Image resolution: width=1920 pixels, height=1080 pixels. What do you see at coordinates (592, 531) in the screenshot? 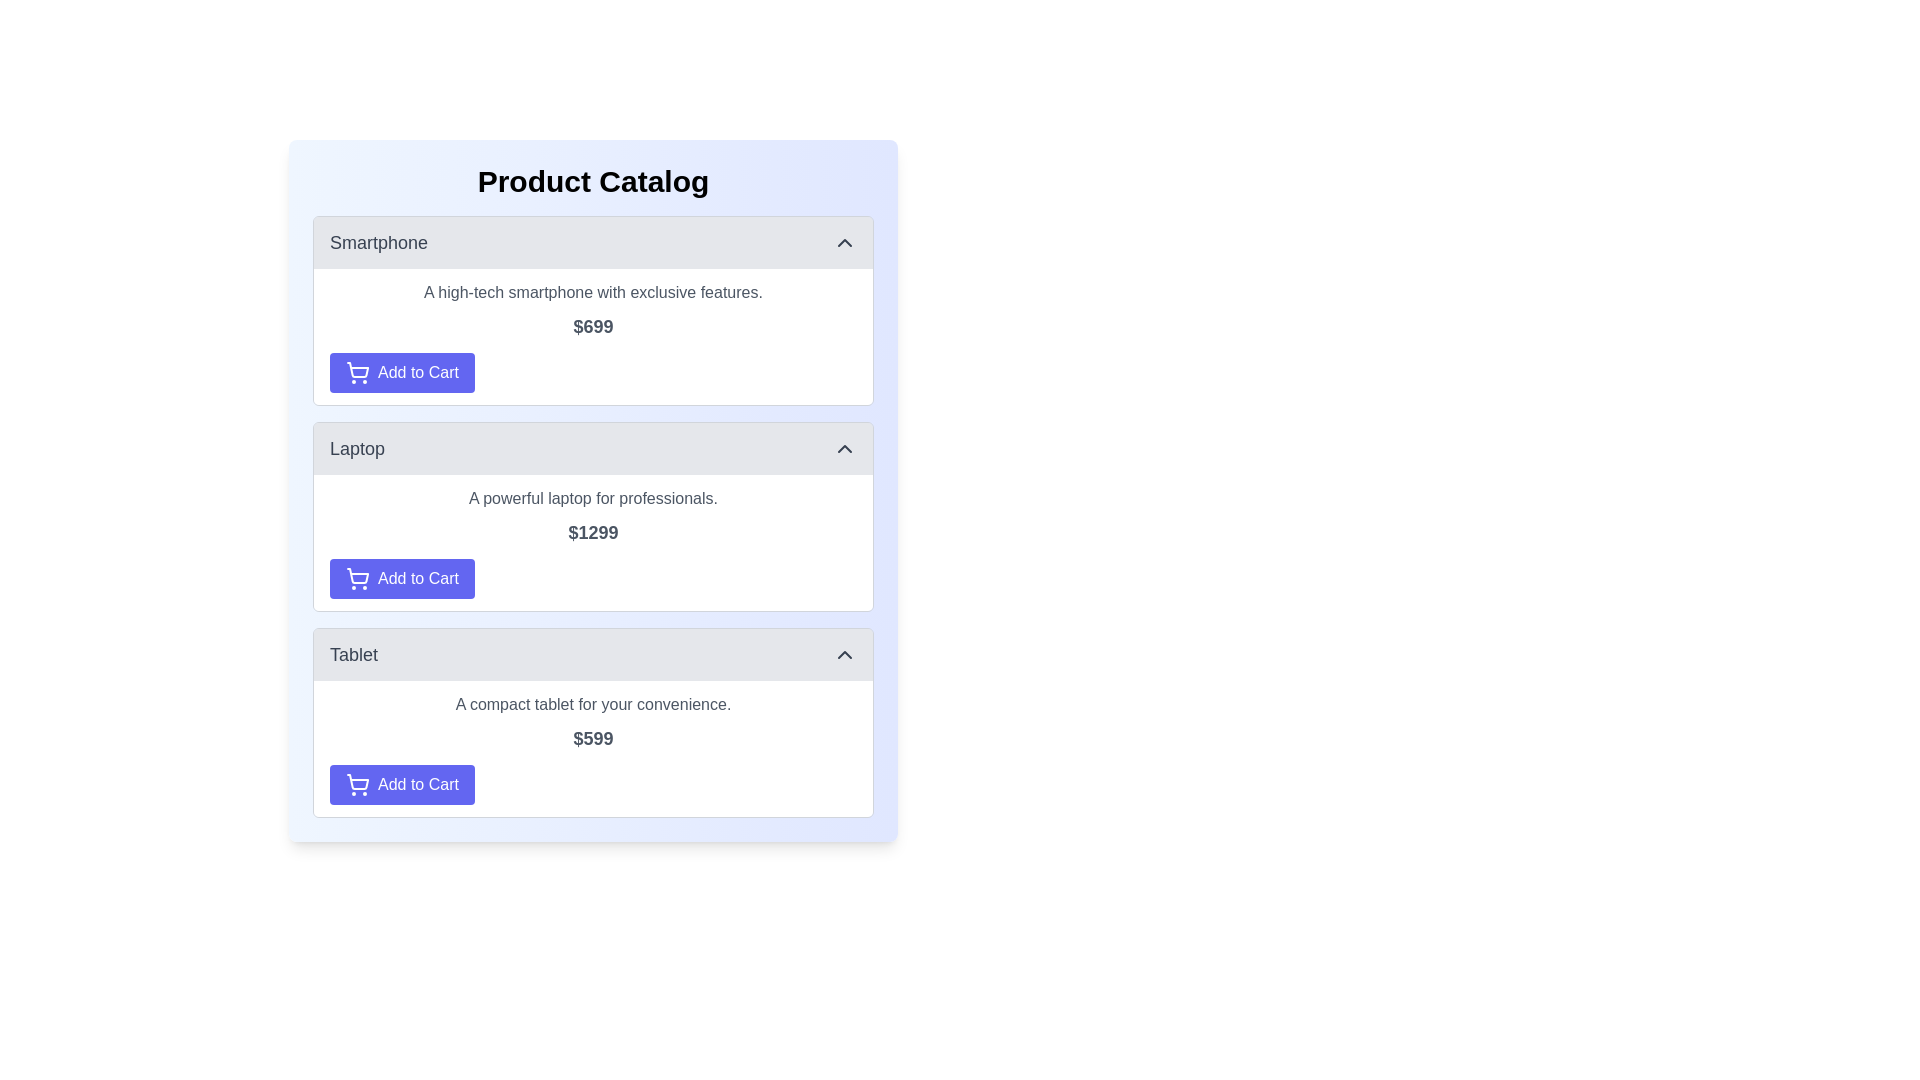
I see `the price text label displaying '$1299' located in the 'Laptop' section of the product catalog, positioned between the description and the 'Add to Cart' button` at bounding box center [592, 531].